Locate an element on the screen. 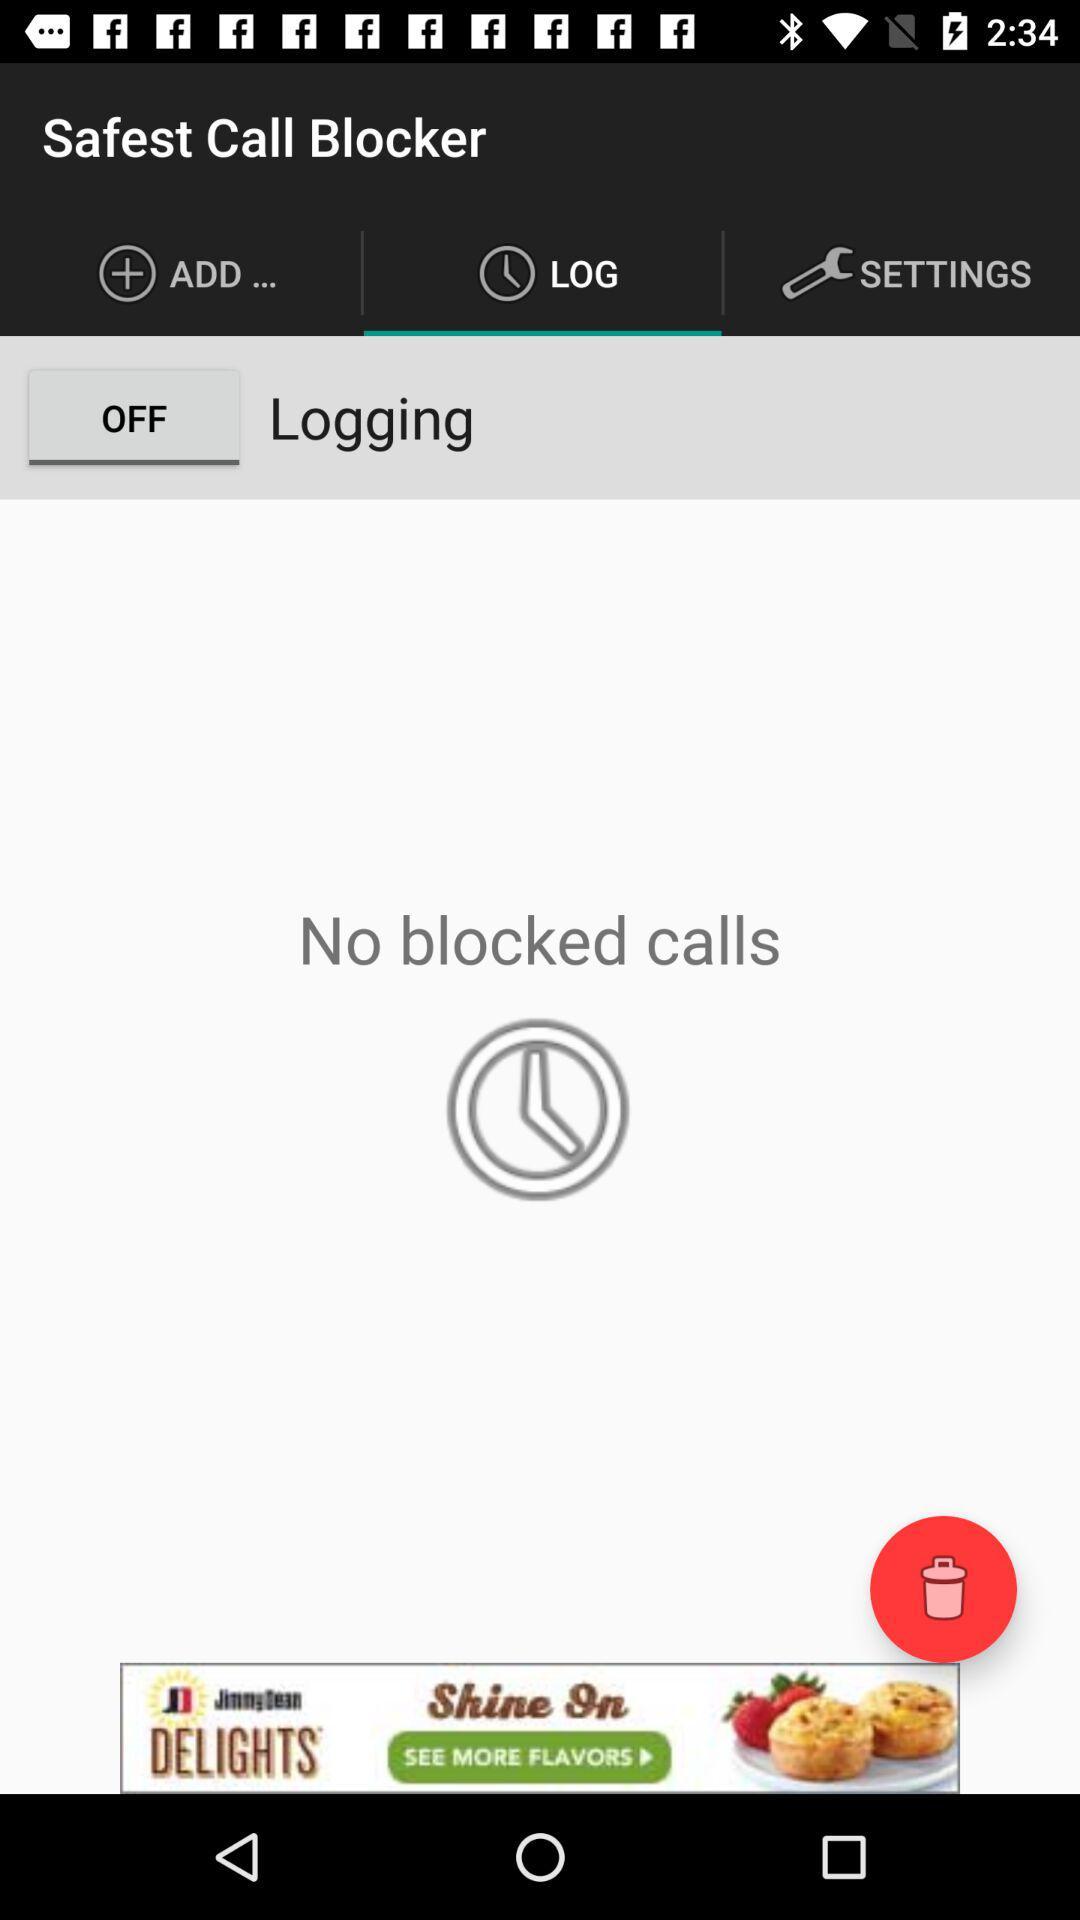  the delete icon is located at coordinates (943, 1588).